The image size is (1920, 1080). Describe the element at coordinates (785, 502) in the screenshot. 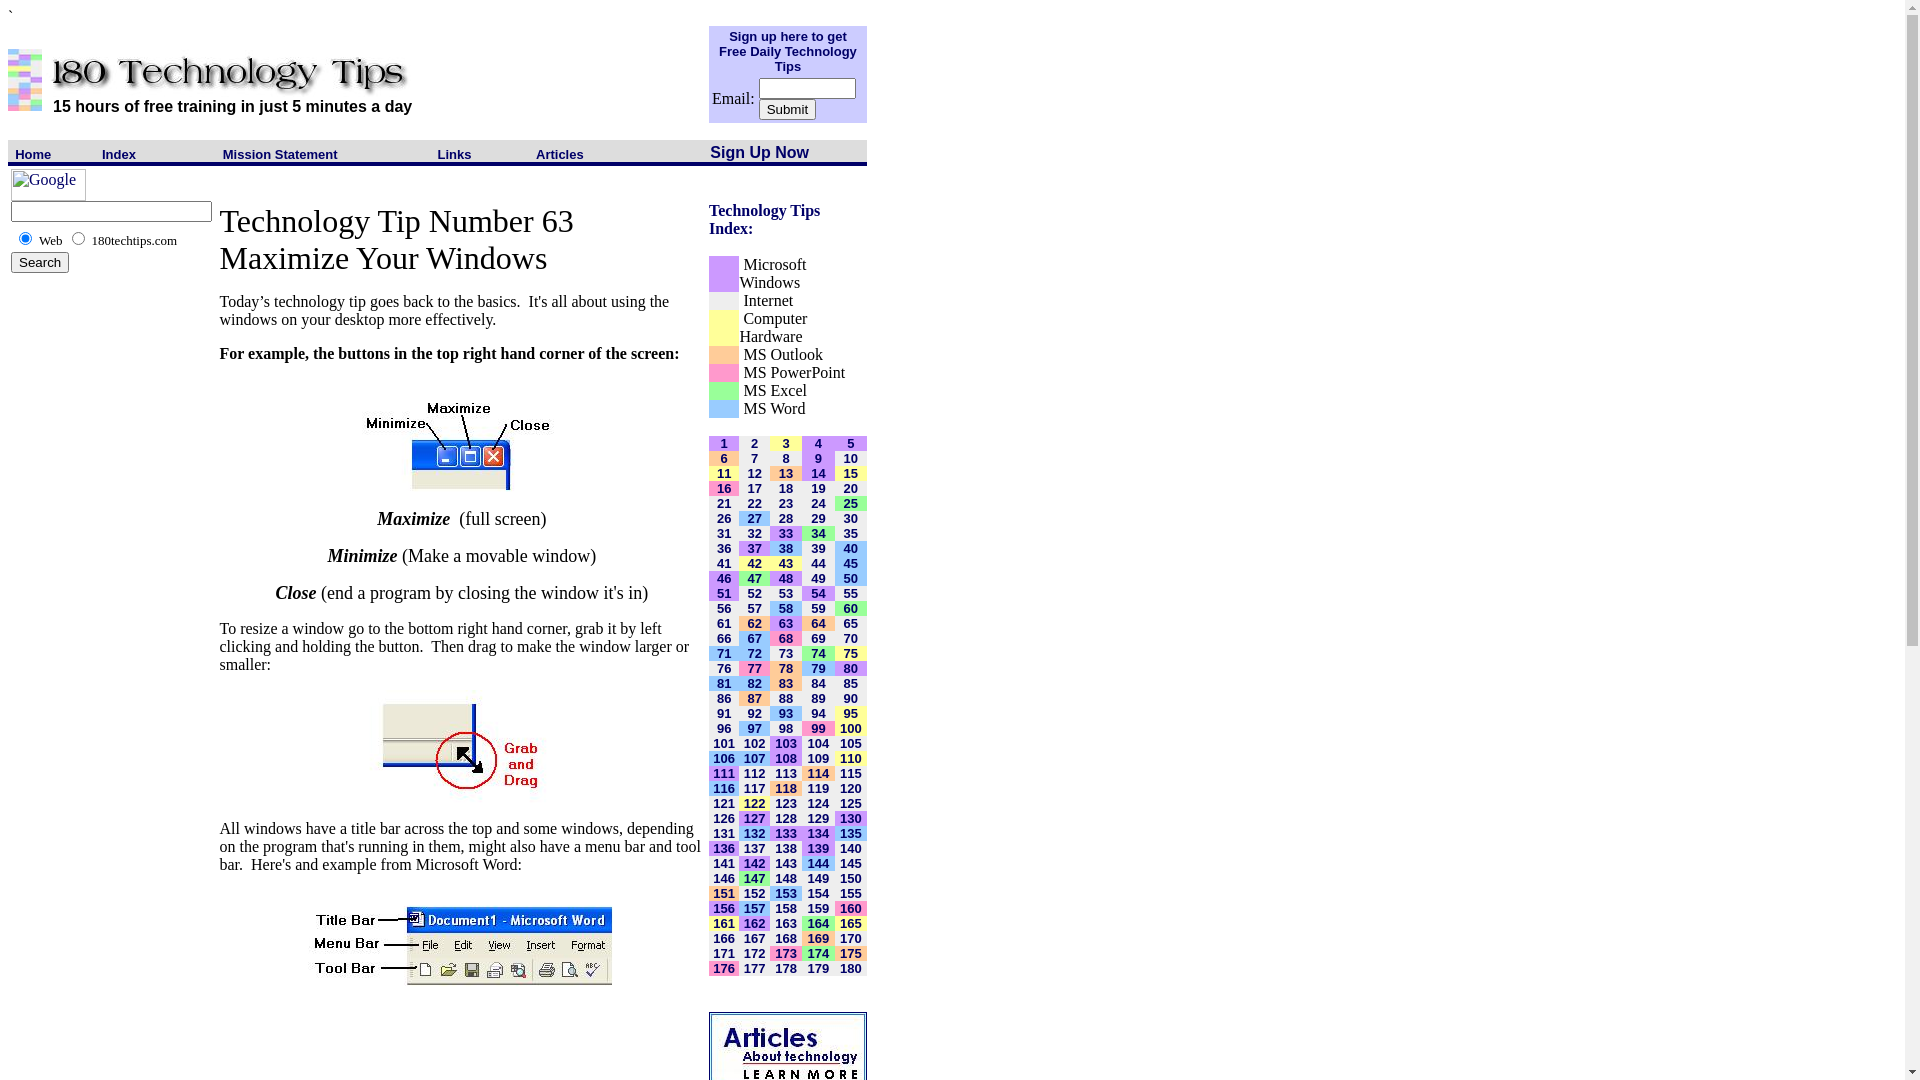

I see `'23'` at that location.